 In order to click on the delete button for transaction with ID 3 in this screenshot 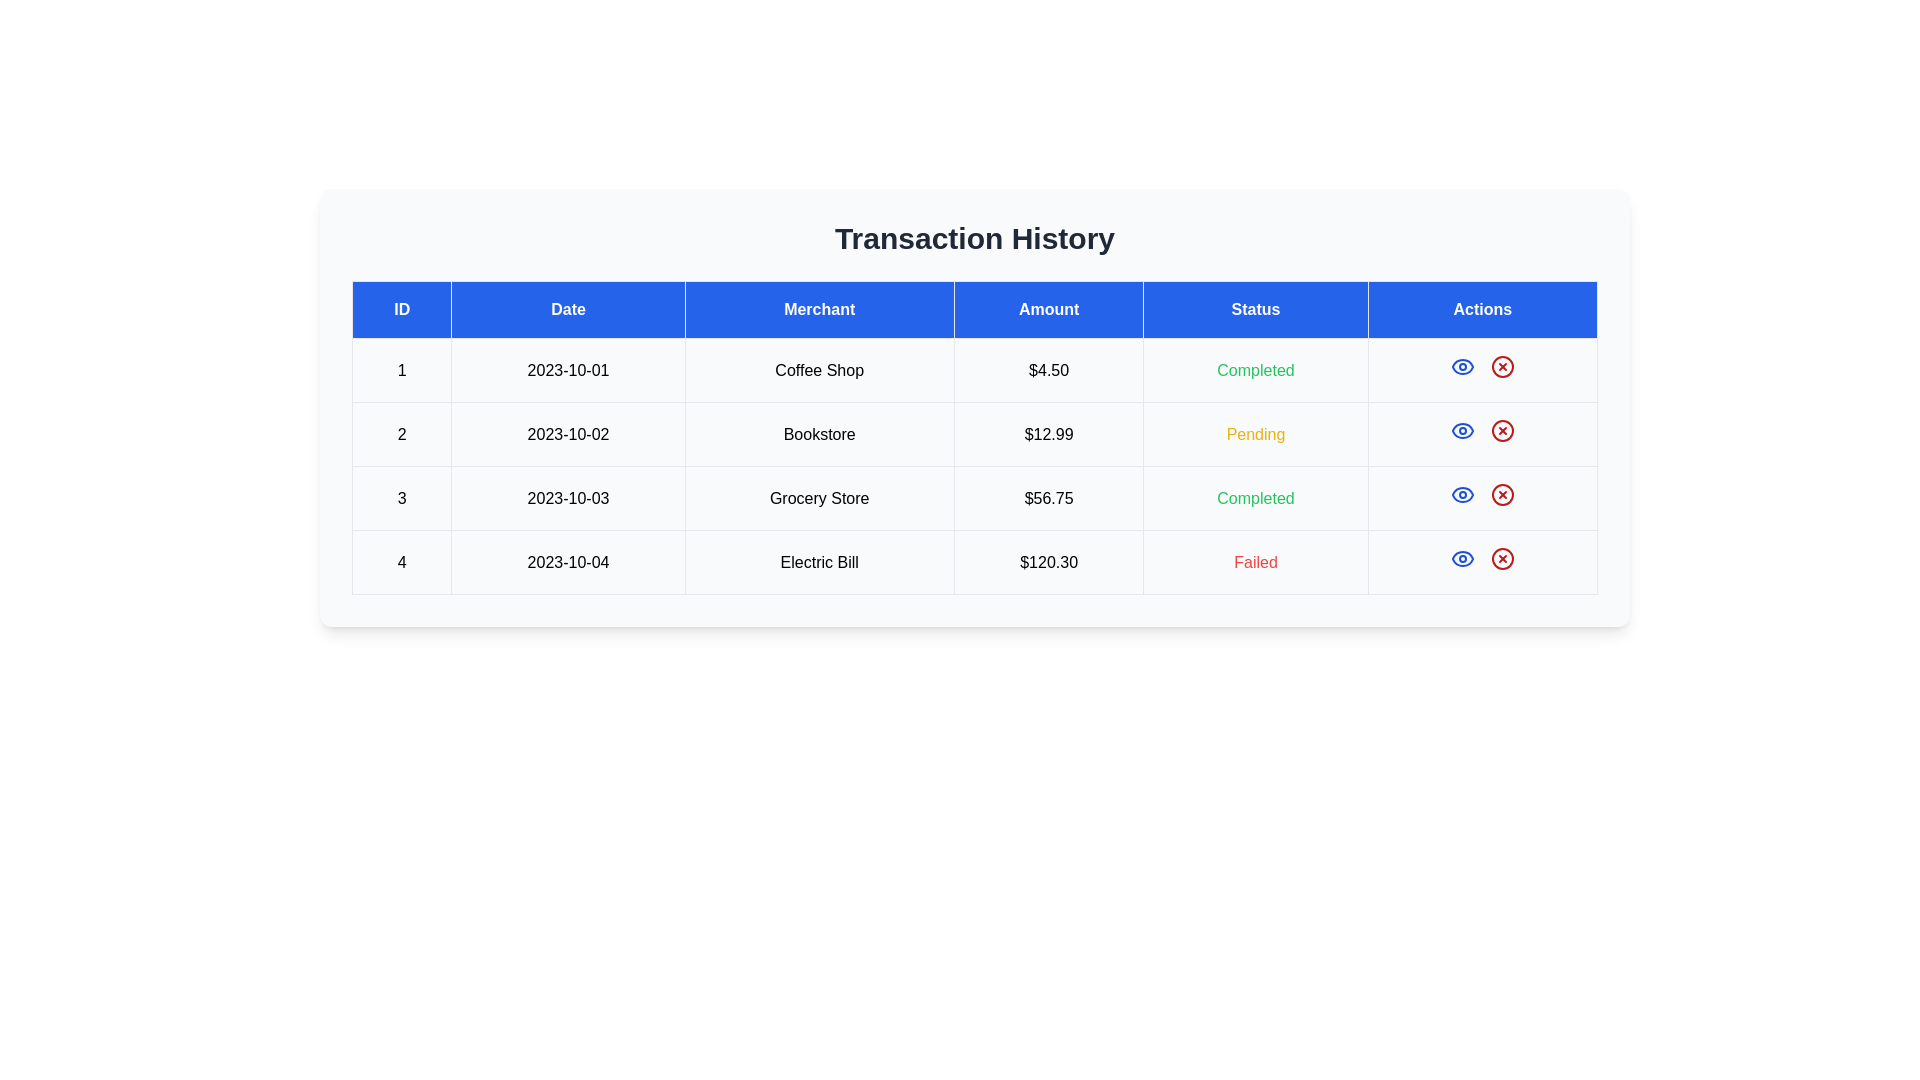, I will do `click(1502, 494)`.